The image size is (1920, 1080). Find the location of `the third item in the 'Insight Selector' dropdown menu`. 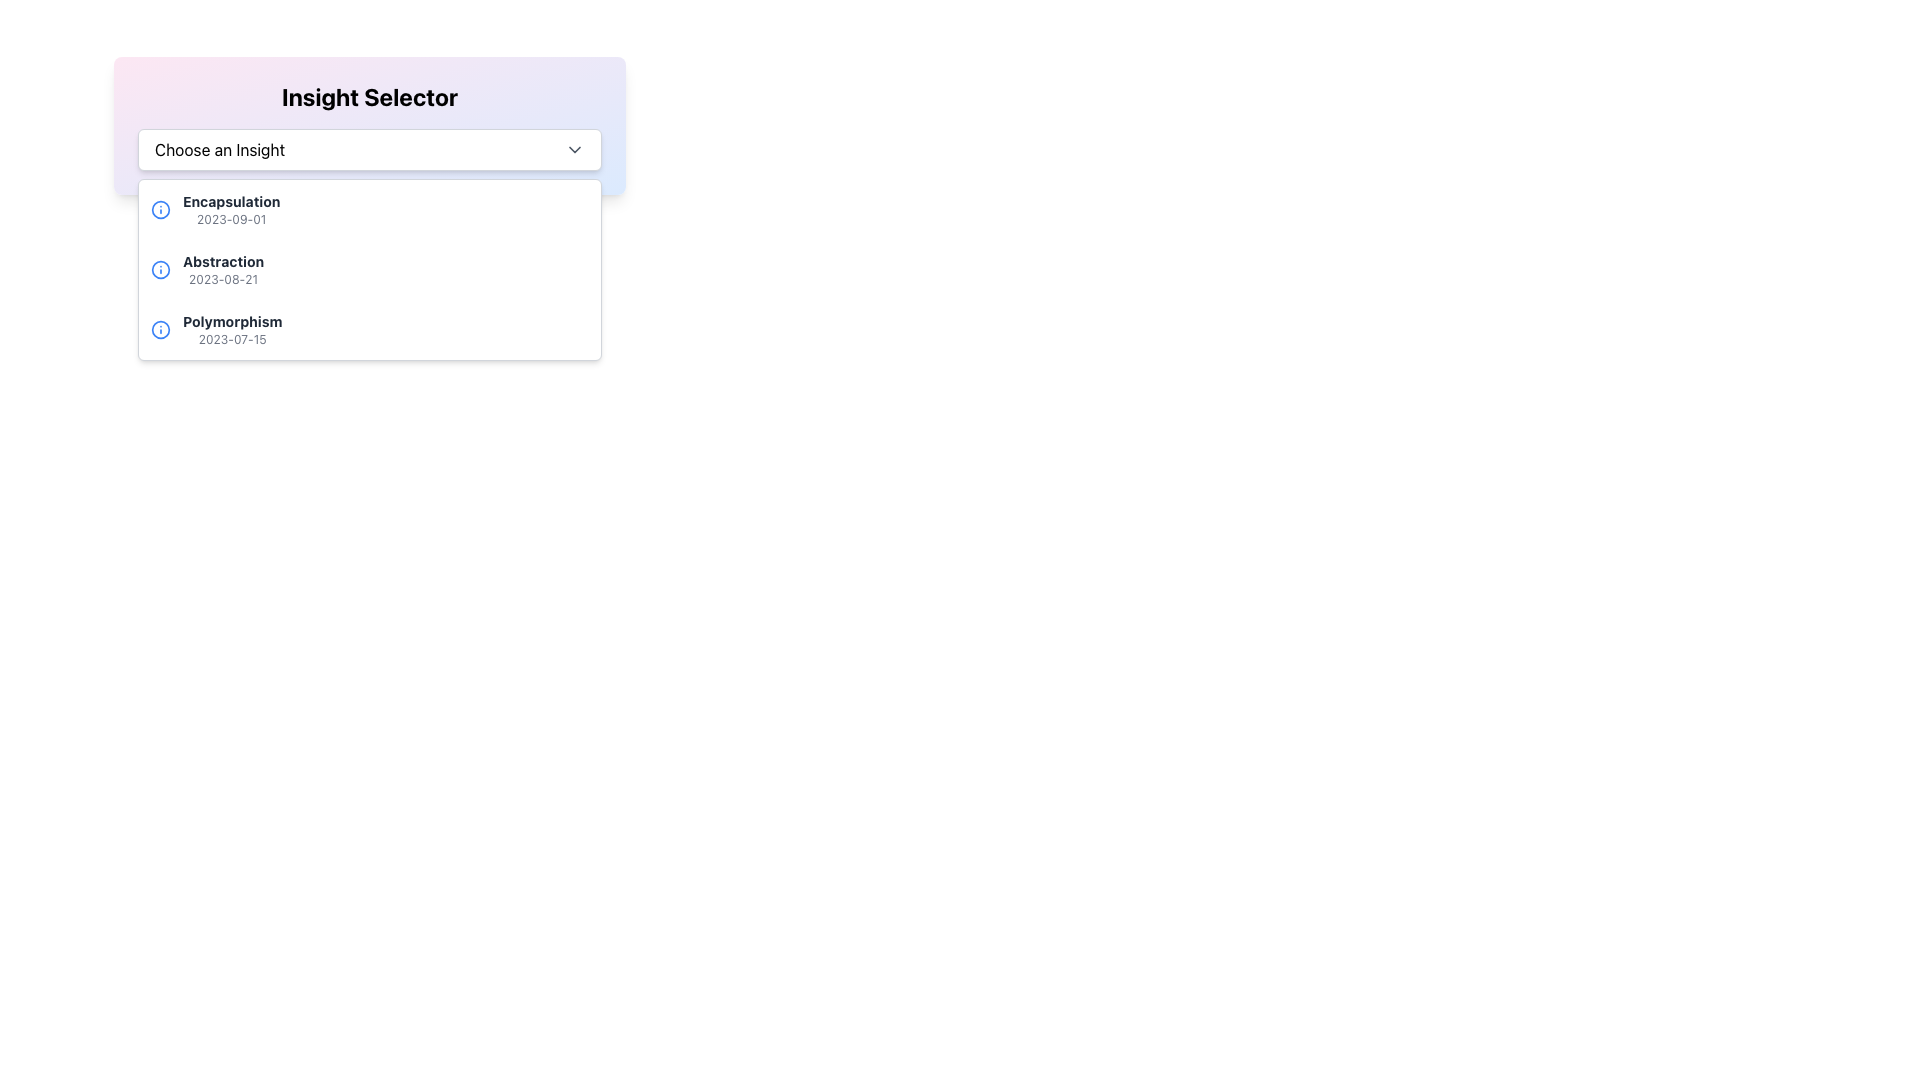

the third item in the 'Insight Selector' dropdown menu is located at coordinates (232, 329).